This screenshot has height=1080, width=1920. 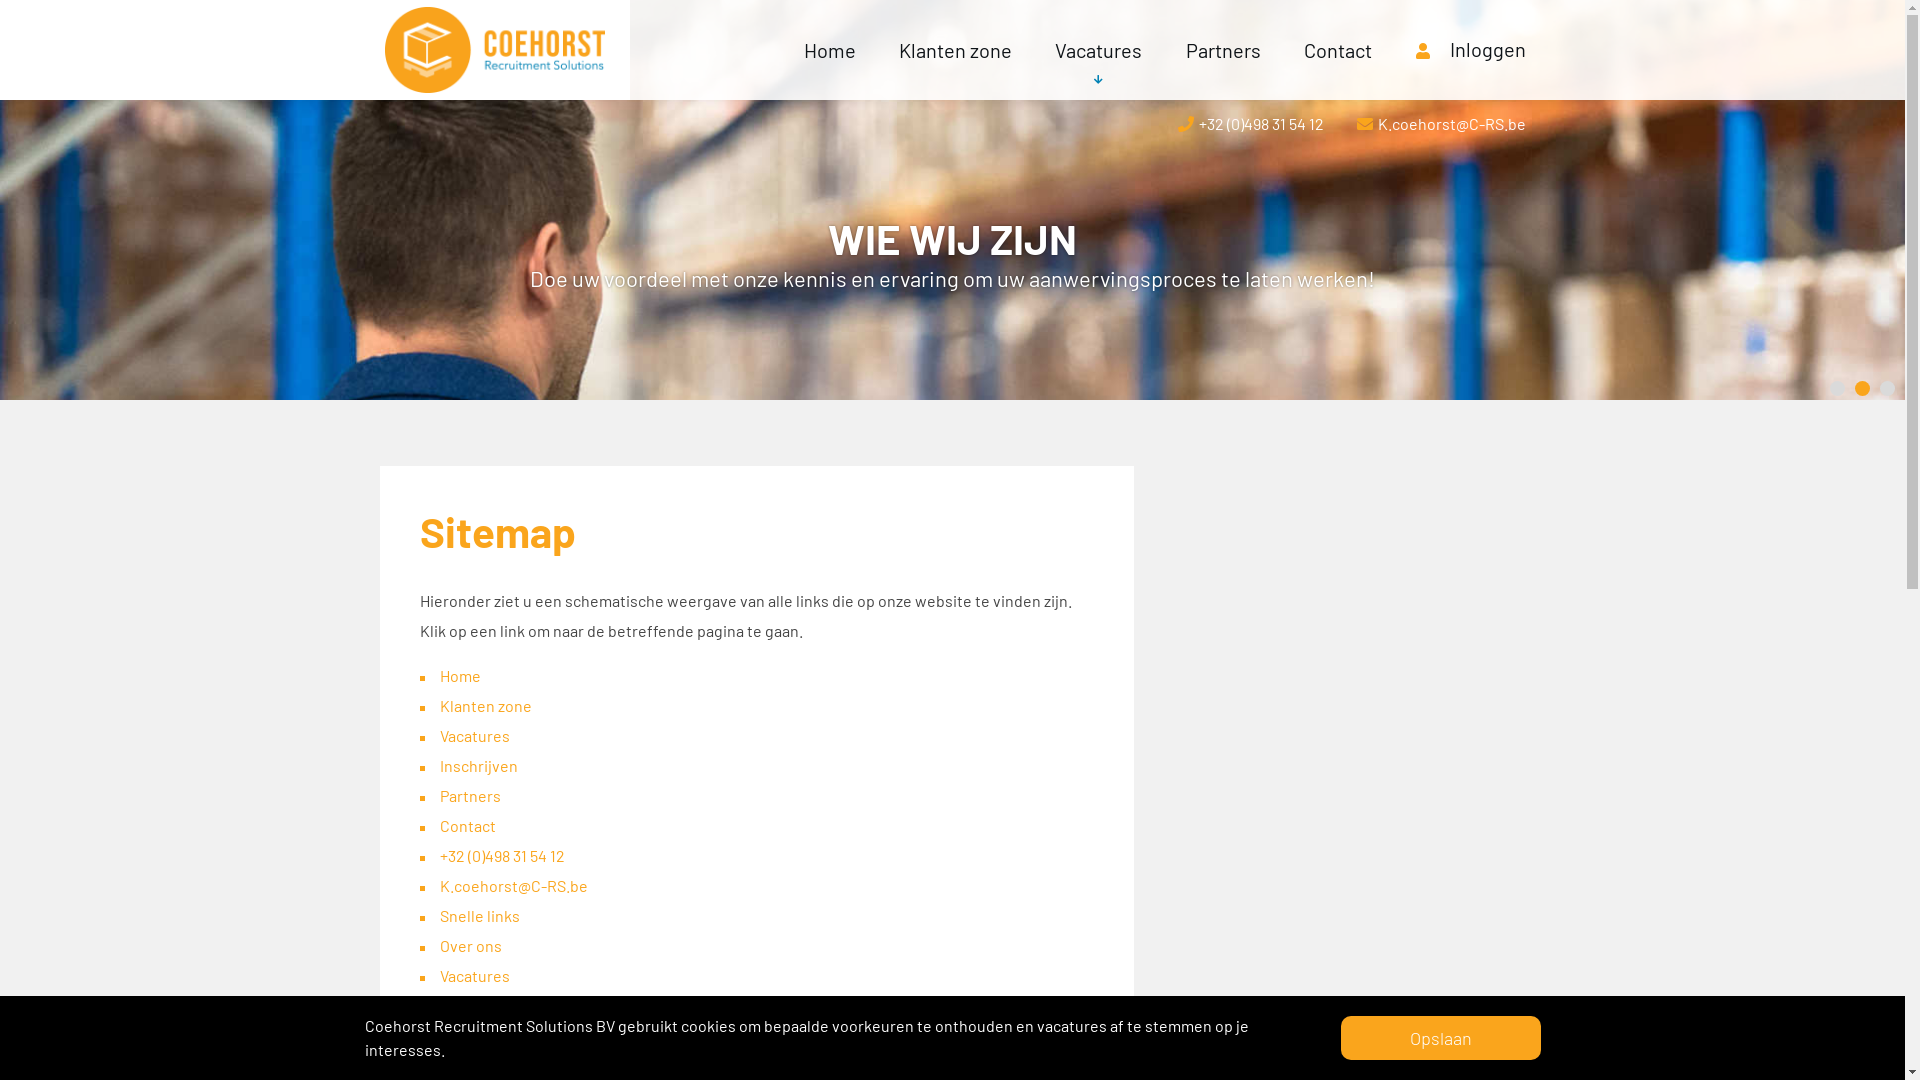 What do you see at coordinates (515, 1035) in the screenshot?
I see `'Inschrijven Kandidaat'` at bounding box center [515, 1035].